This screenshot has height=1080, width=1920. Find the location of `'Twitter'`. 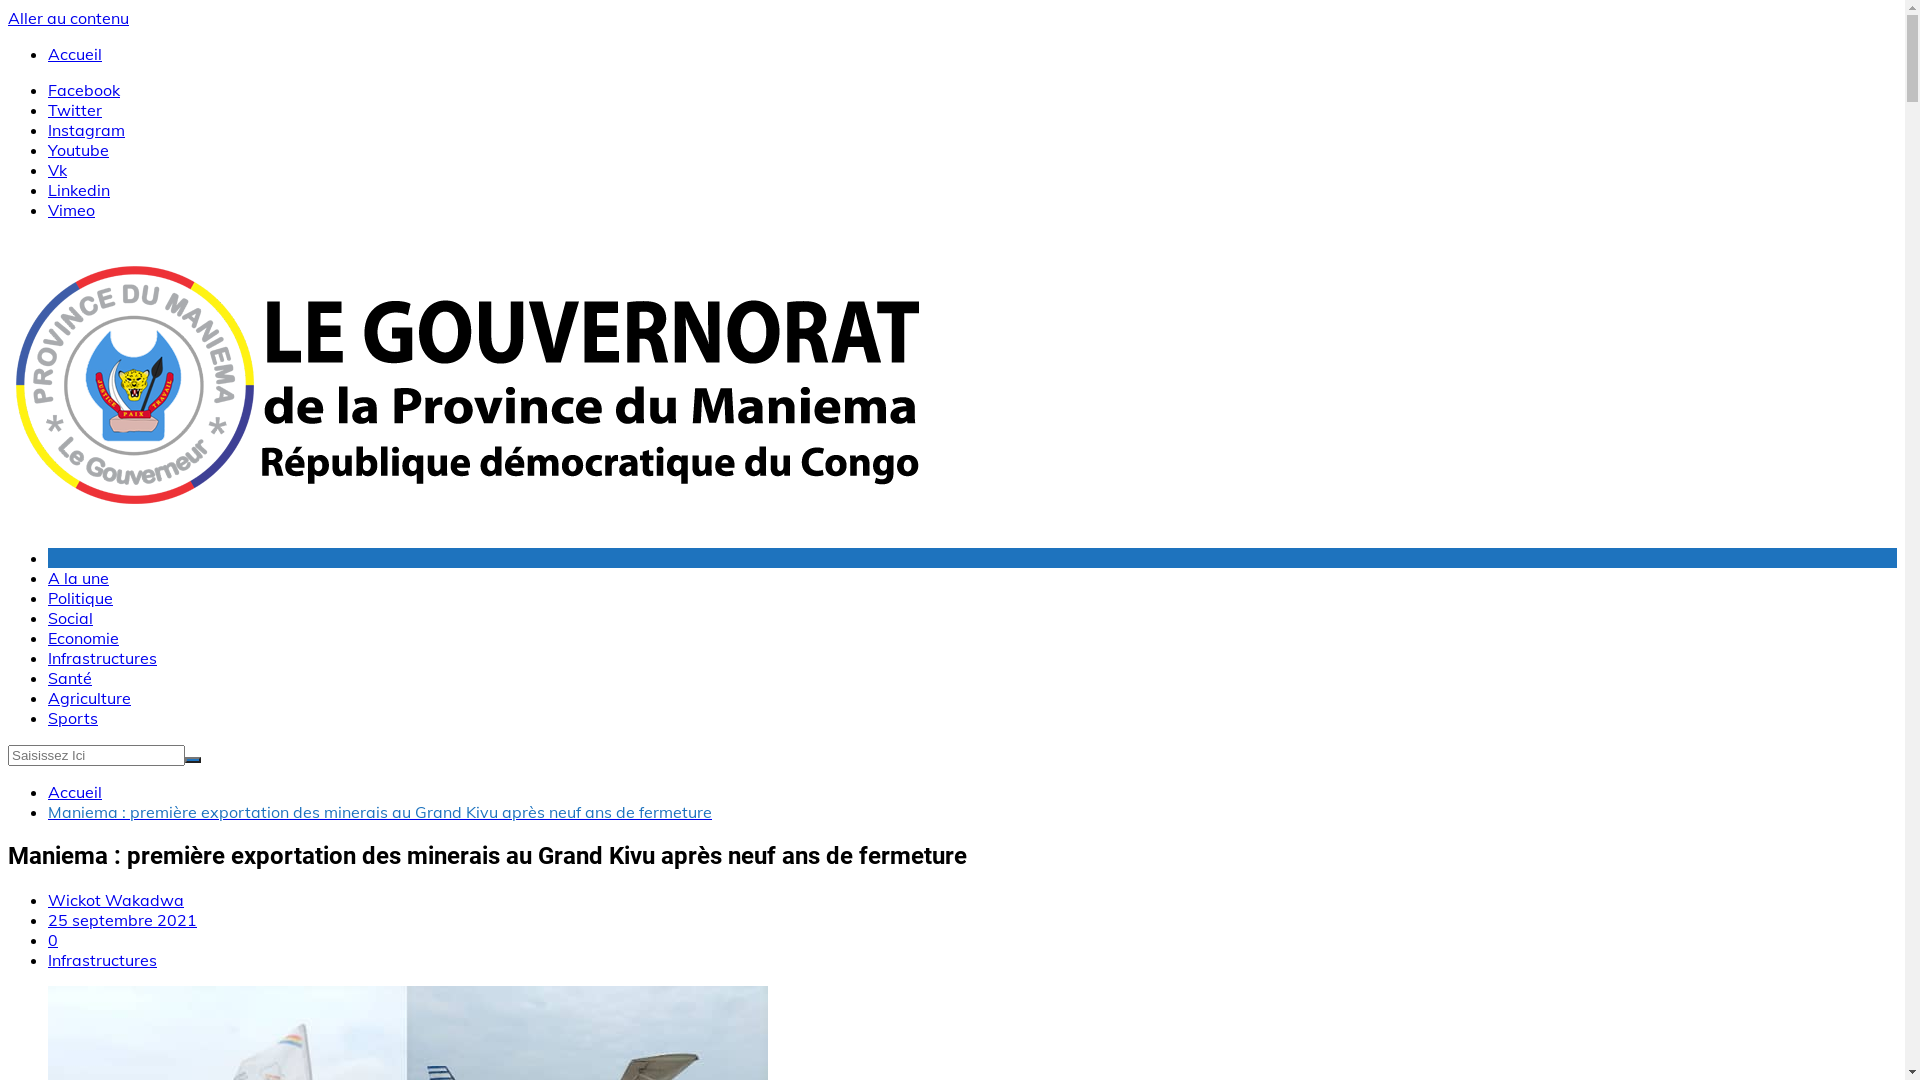

'Twitter' is located at coordinates (48, 110).